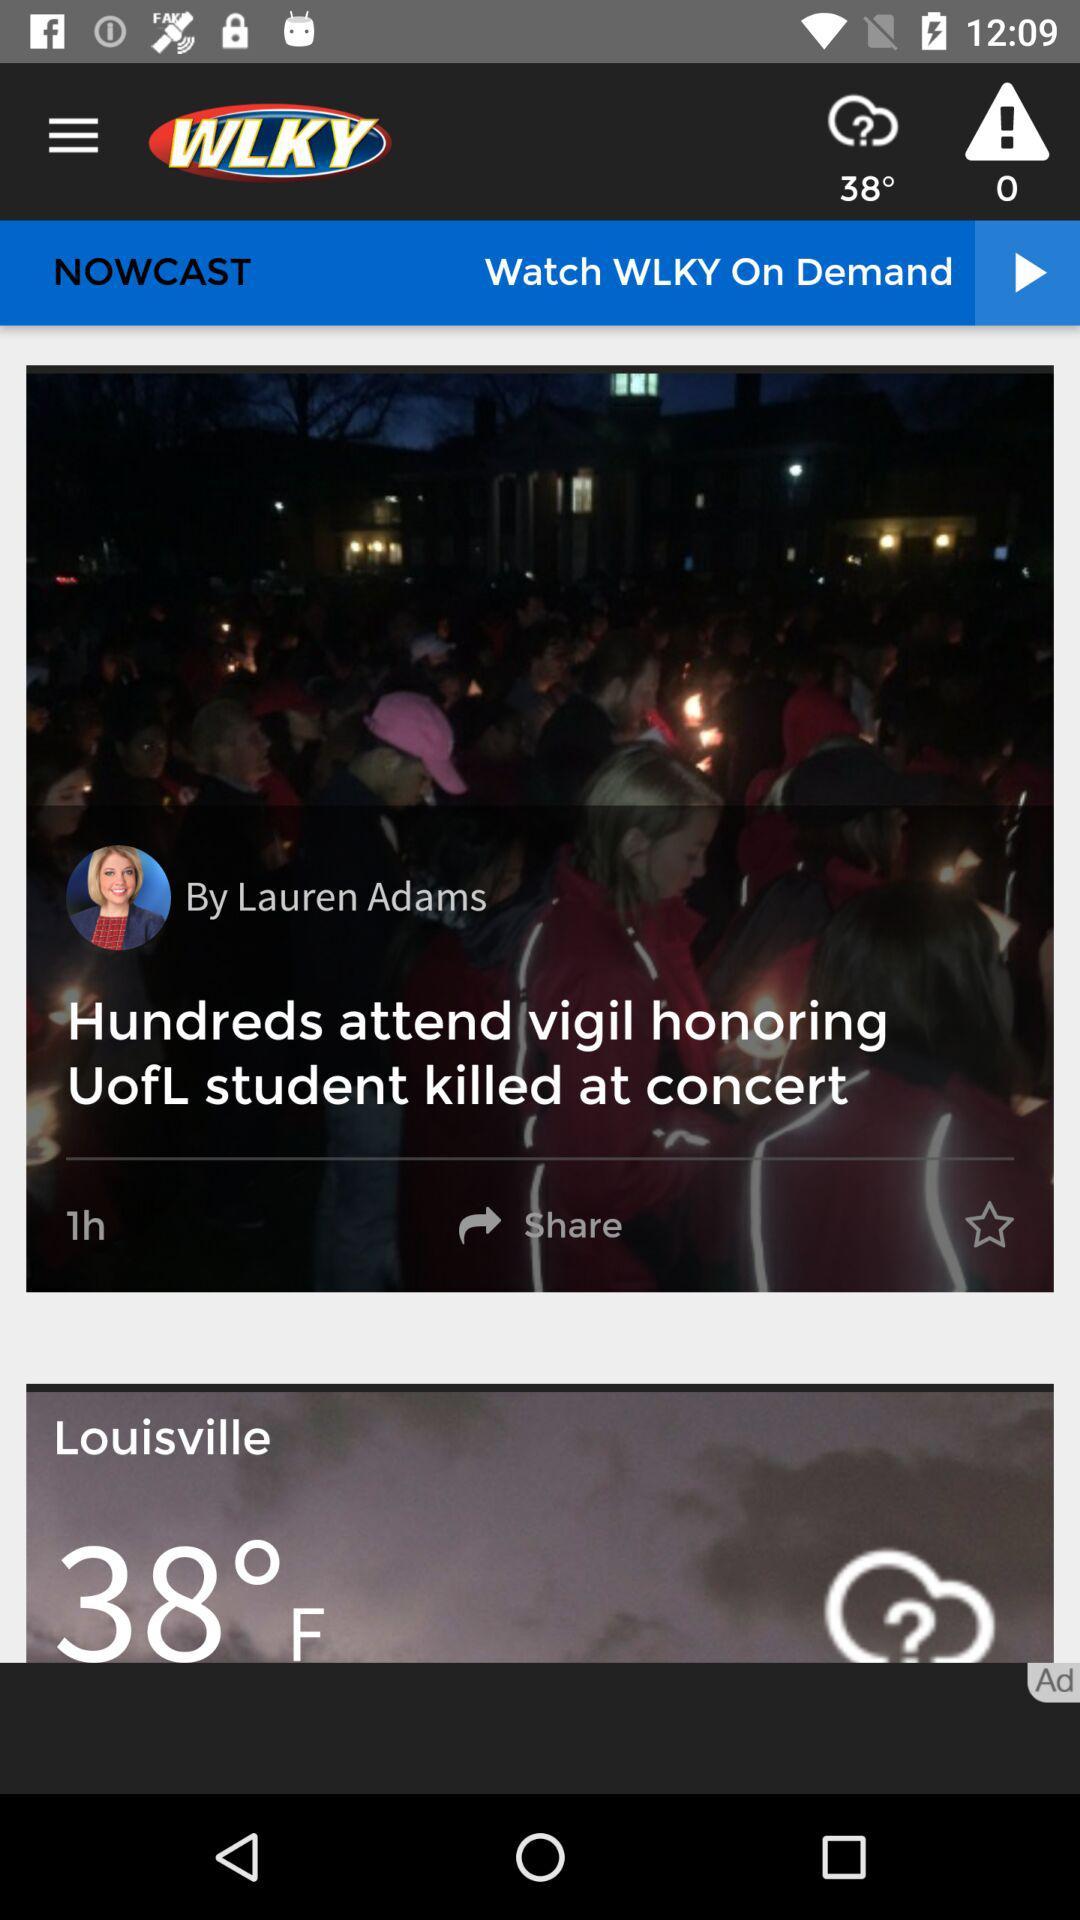 This screenshot has height=1920, width=1080. Describe the element at coordinates (334, 896) in the screenshot. I see `the by lauren adams item` at that location.